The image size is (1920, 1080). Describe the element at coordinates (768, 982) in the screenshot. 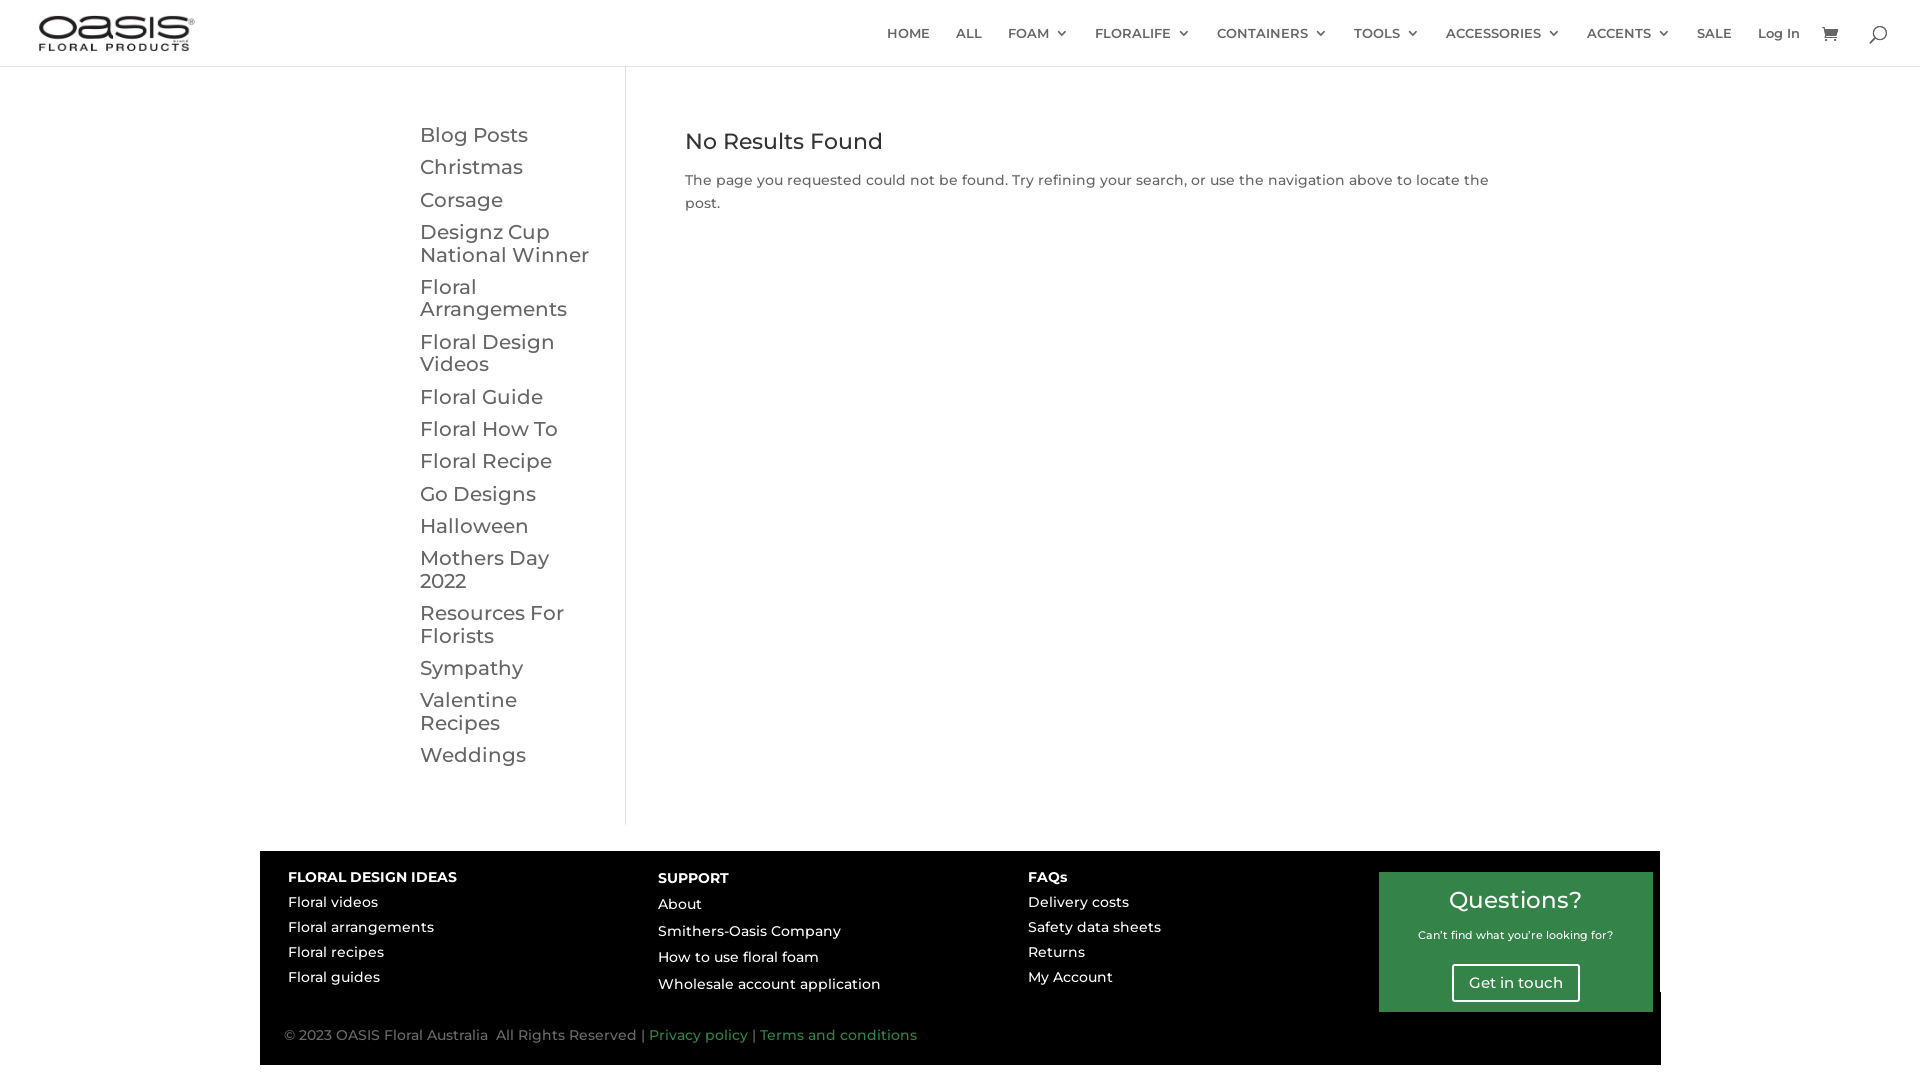

I see `'Wholesale account application'` at that location.